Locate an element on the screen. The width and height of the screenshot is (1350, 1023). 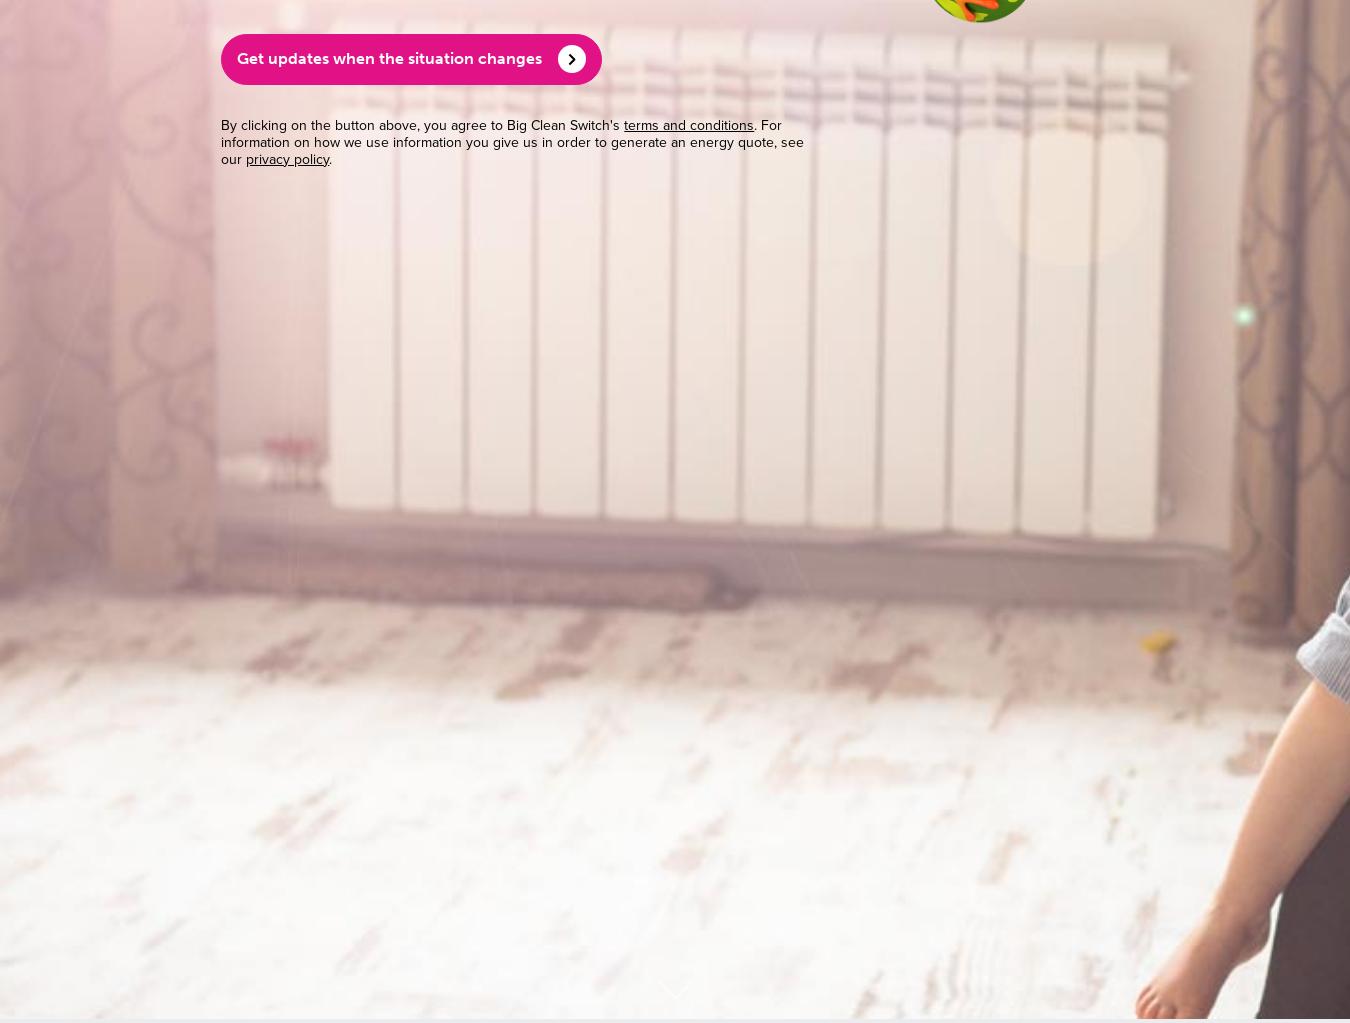
'The world’s first green energy company. Offering 100% renewable electricity from the wind and sun and carbon neutralised gas.' is located at coordinates (674, 114).